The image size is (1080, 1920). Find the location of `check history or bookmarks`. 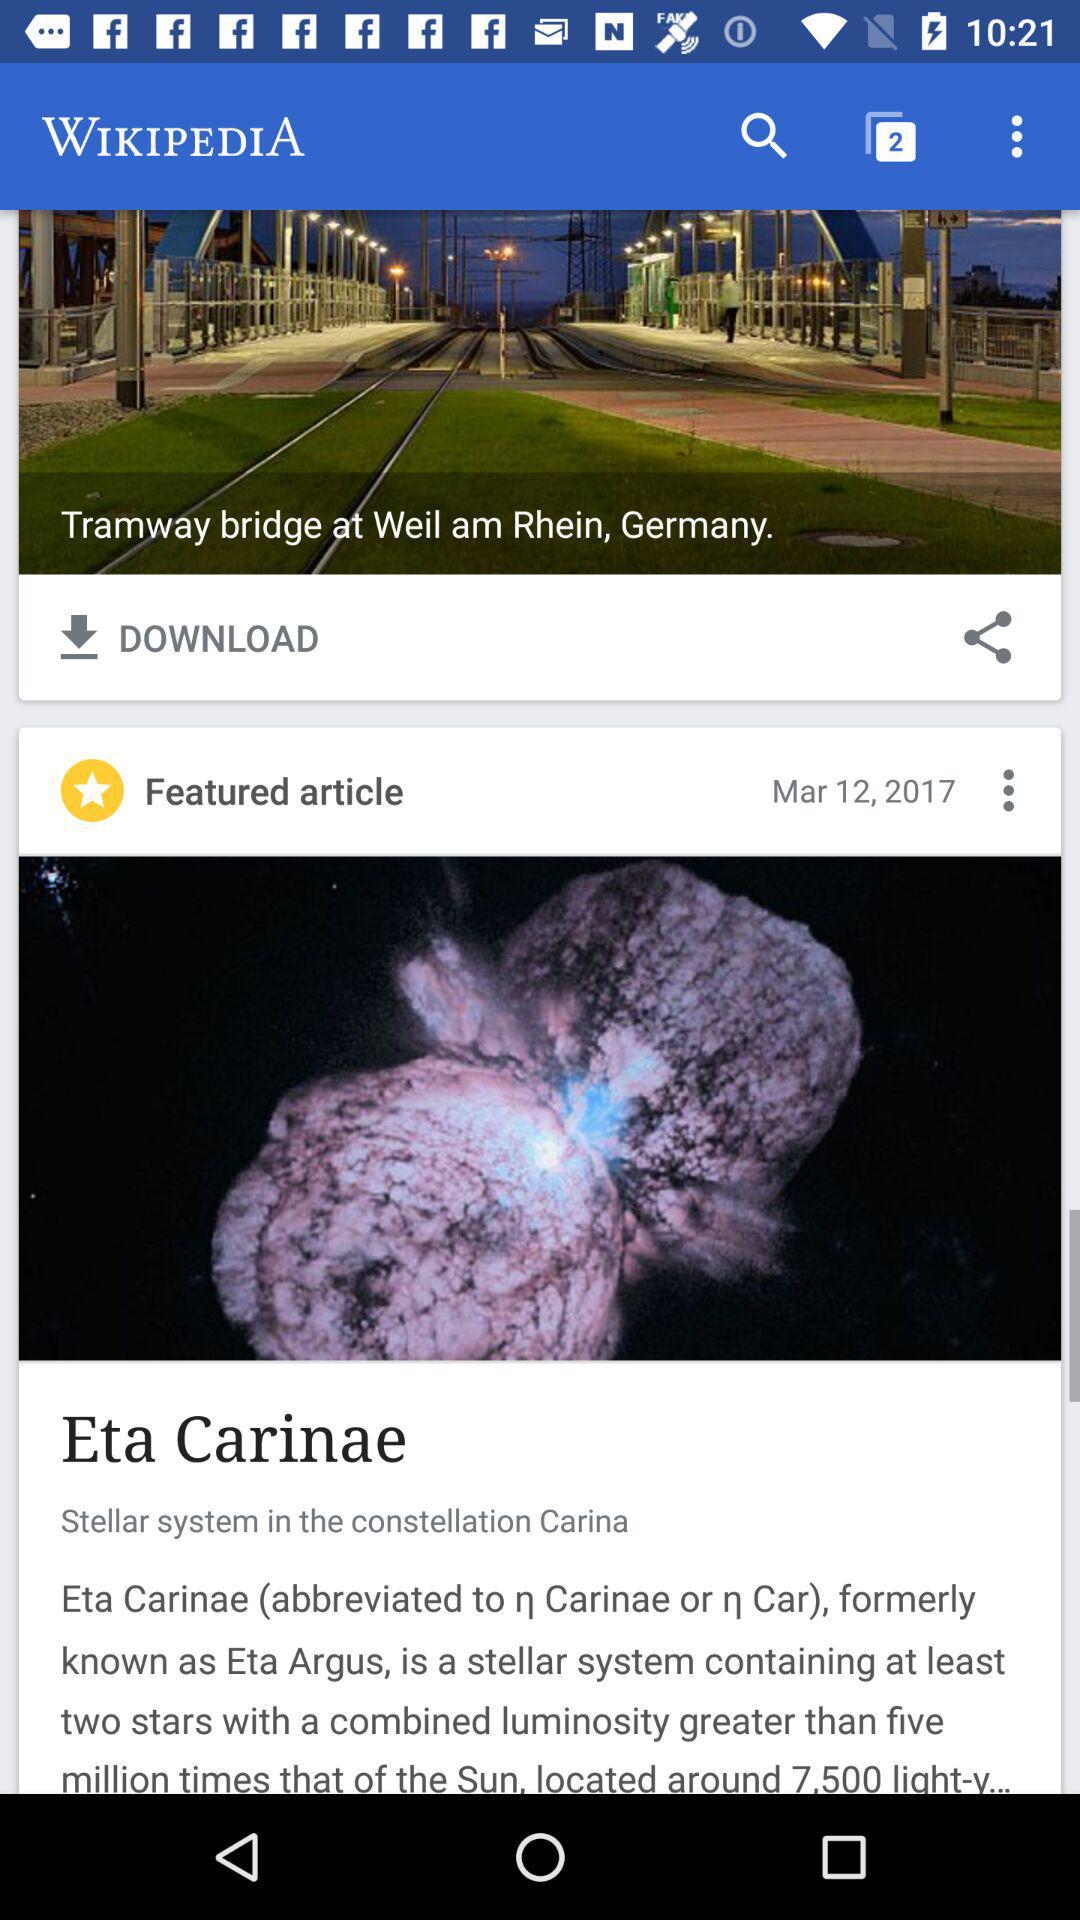

check history or bookmarks is located at coordinates (1008, 789).